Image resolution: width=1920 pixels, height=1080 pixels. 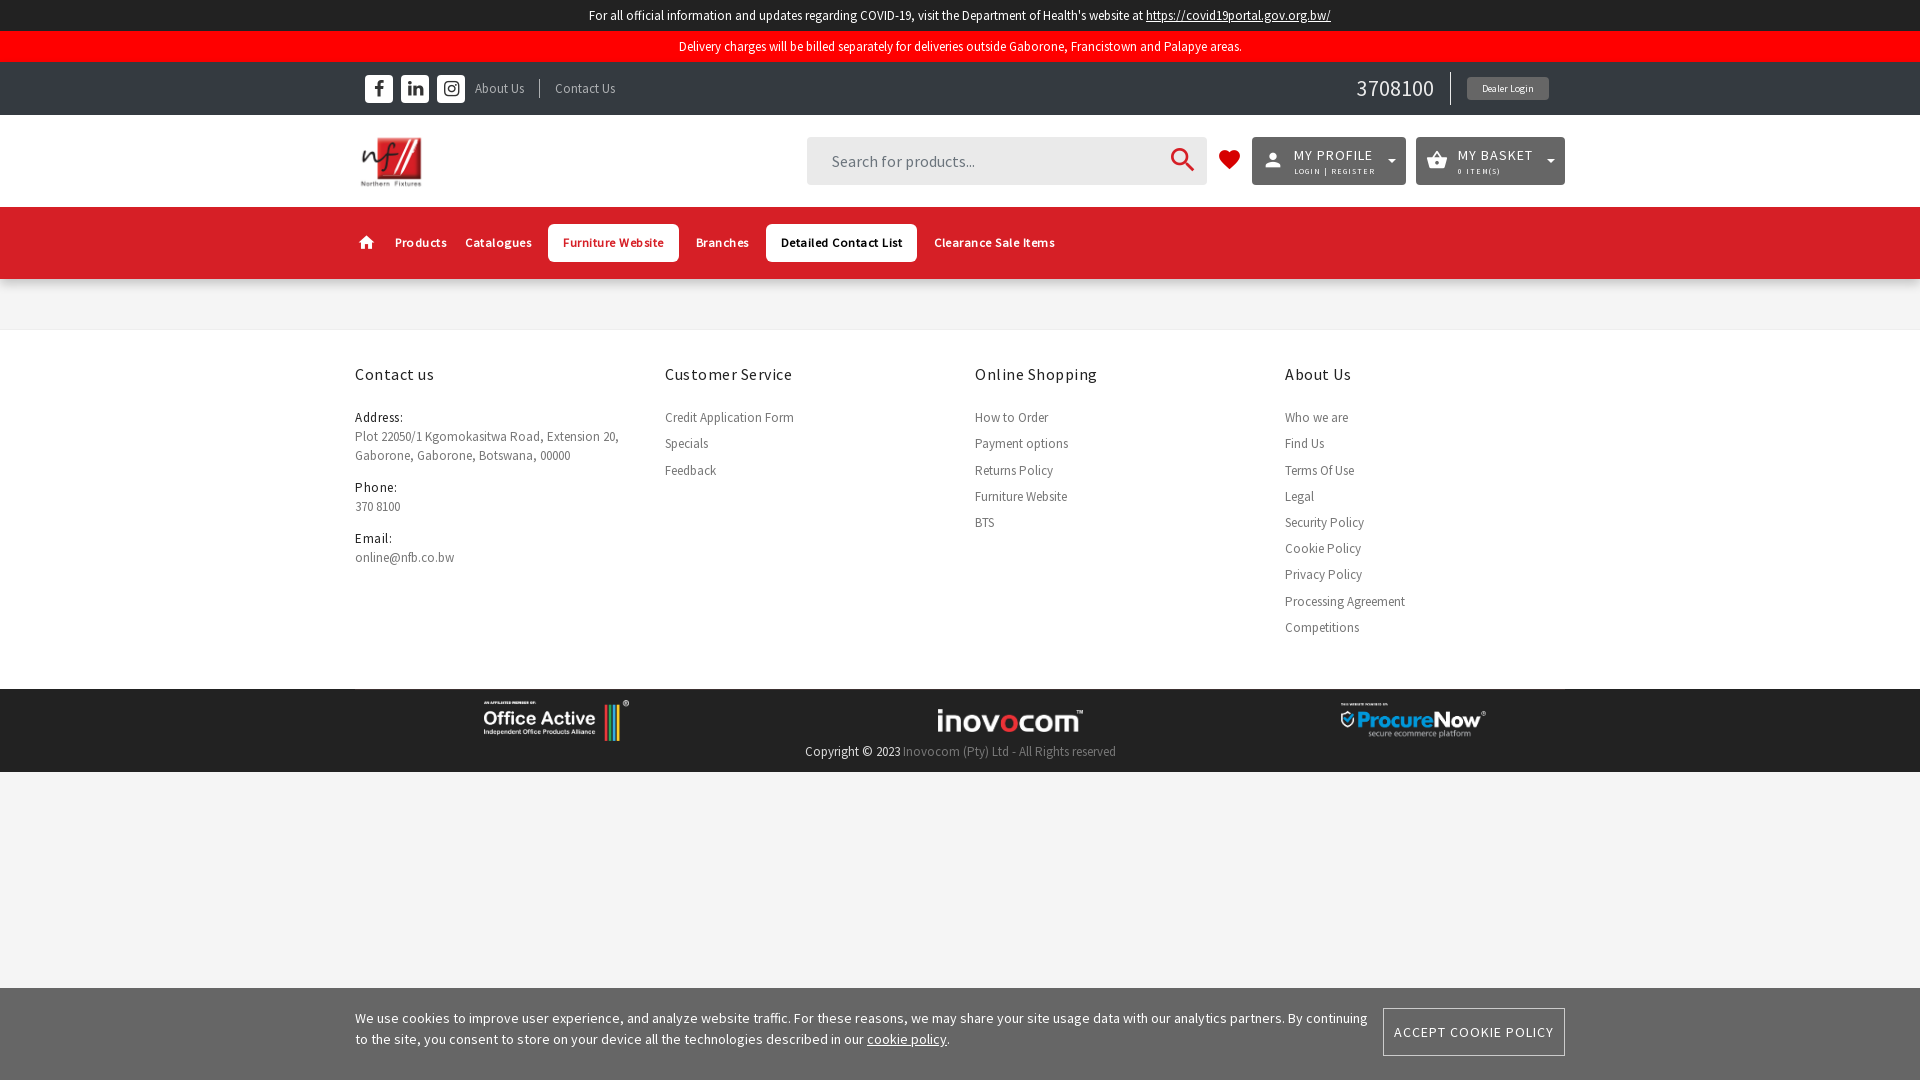 What do you see at coordinates (1319, 470) in the screenshot?
I see `'Terms Of Use'` at bounding box center [1319, 470].